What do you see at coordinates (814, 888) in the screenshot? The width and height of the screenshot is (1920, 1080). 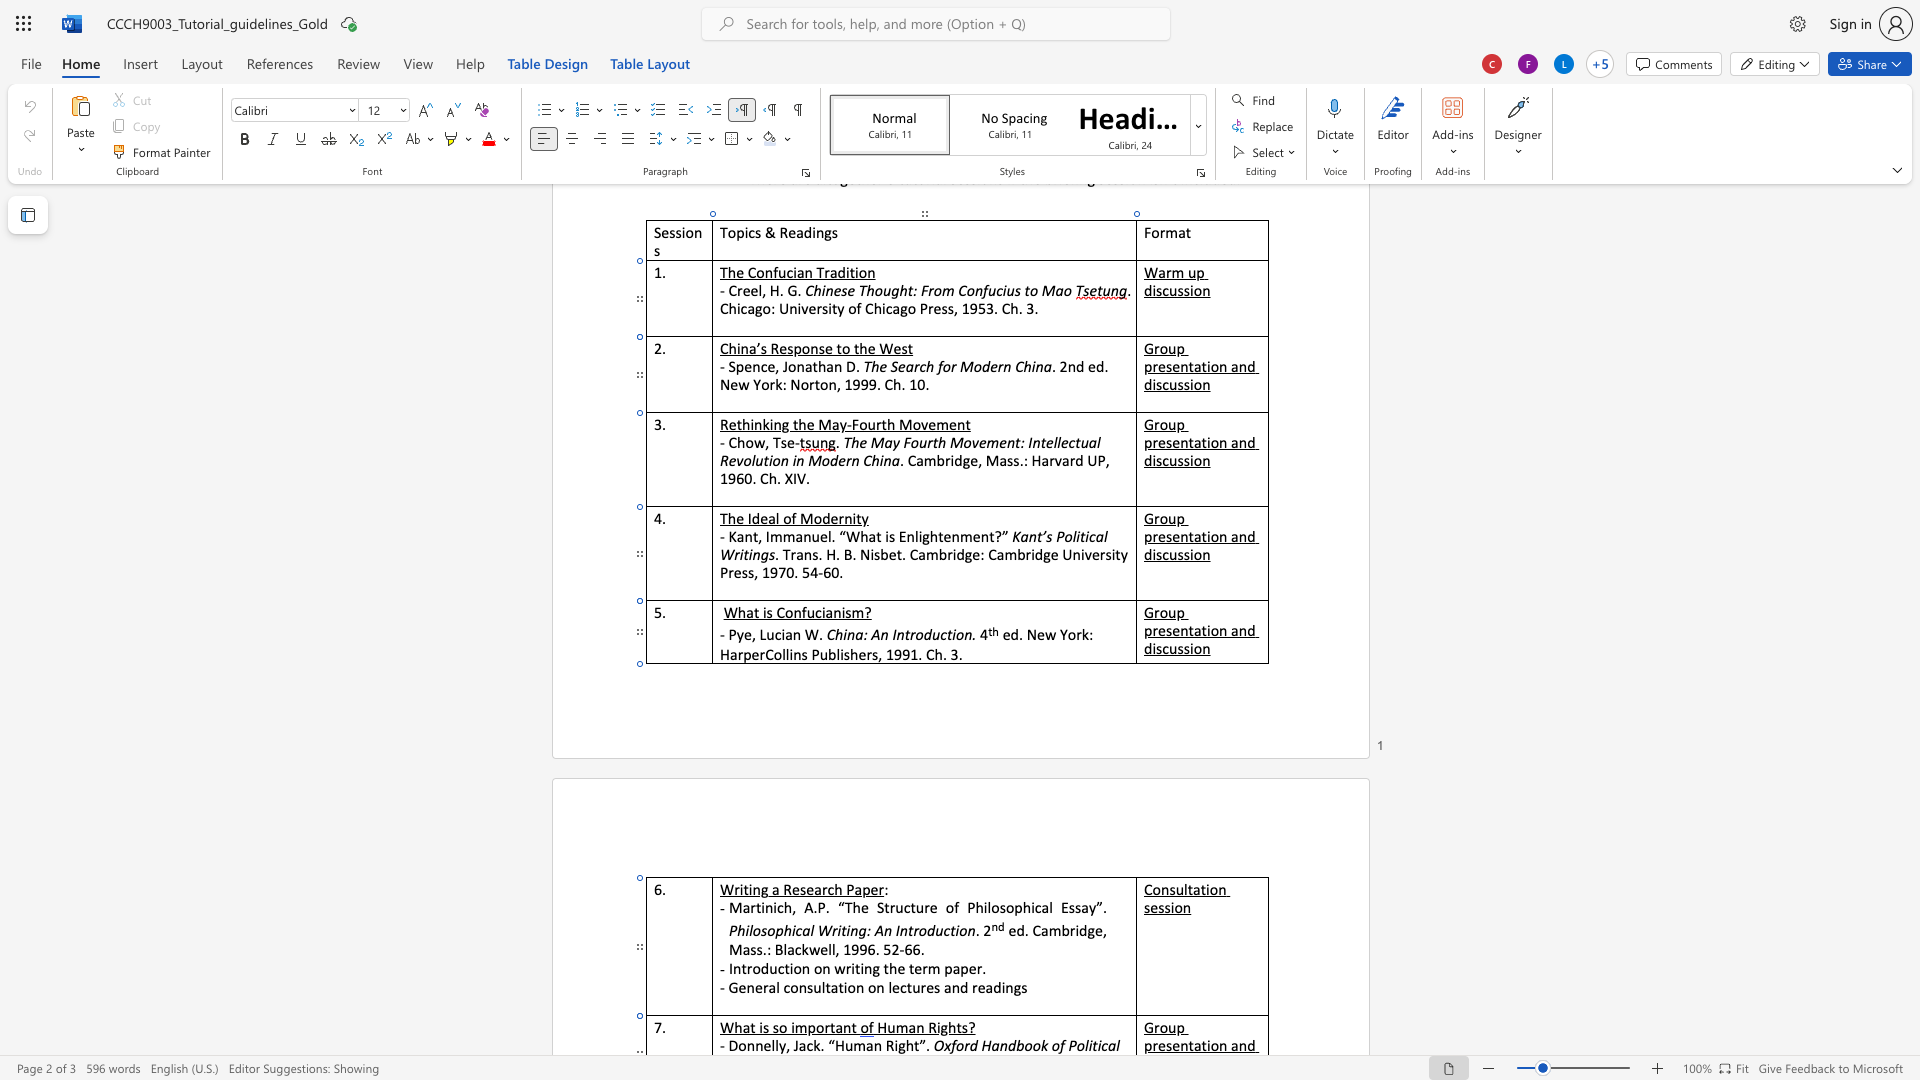 I see `the space between the continuous character "e" and "a" in the text` at bounding box center [814, 888].